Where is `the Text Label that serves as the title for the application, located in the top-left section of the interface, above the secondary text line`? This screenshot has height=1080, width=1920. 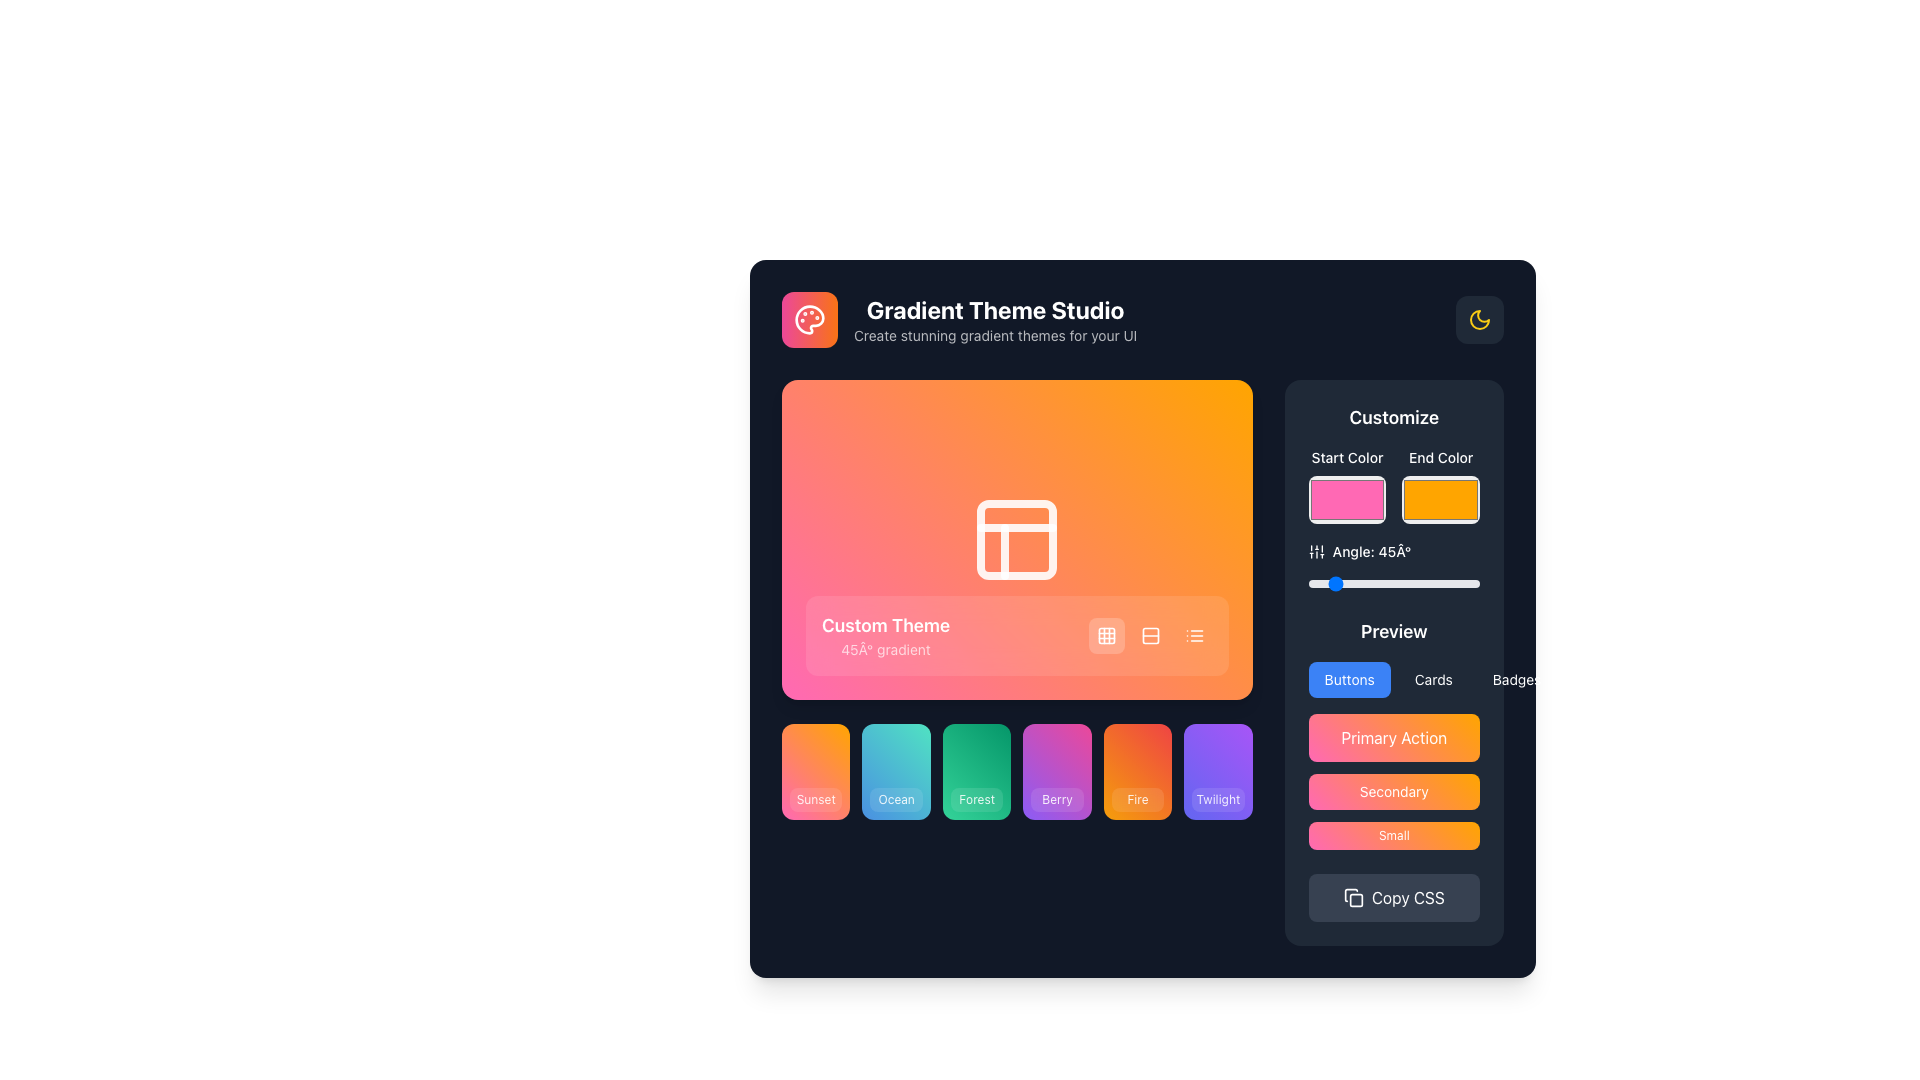 the Text Label that serves as the title for the application, located in the top-left section of the interface, above the secondary text line is located at coordinates (995, 309).